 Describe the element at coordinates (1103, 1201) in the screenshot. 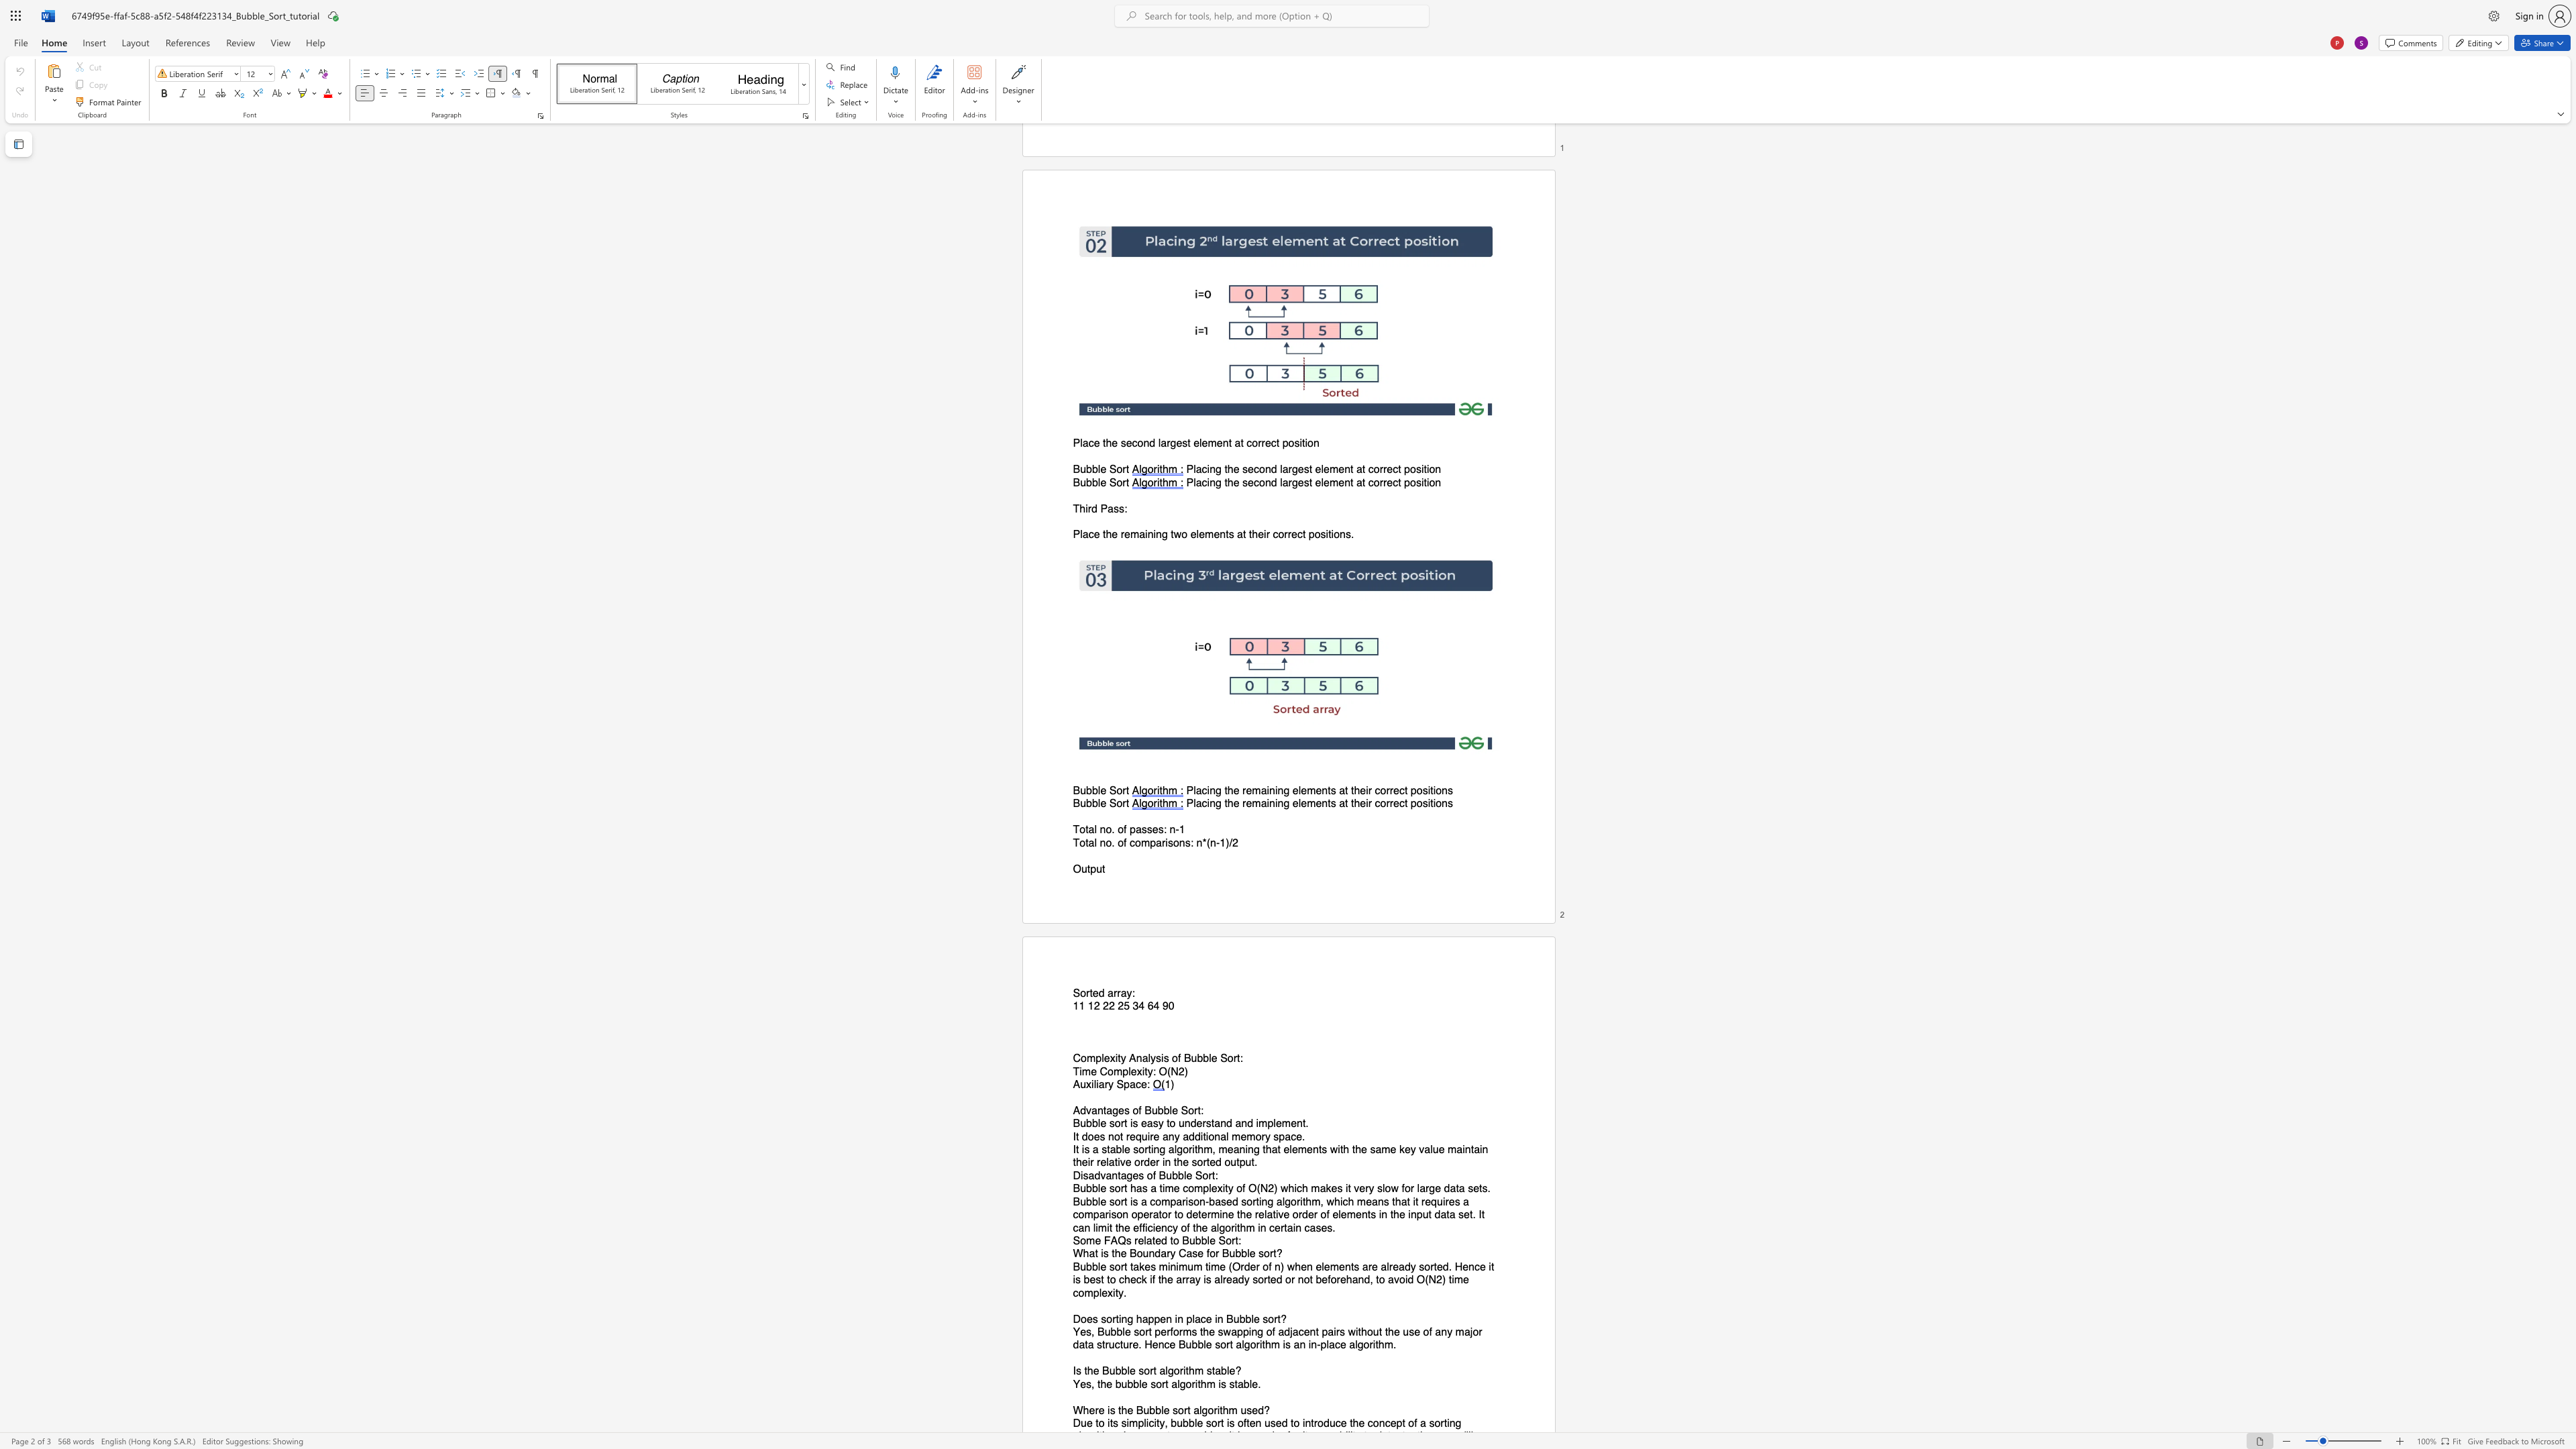

I see `the 1th character "e" in the text` at that location.